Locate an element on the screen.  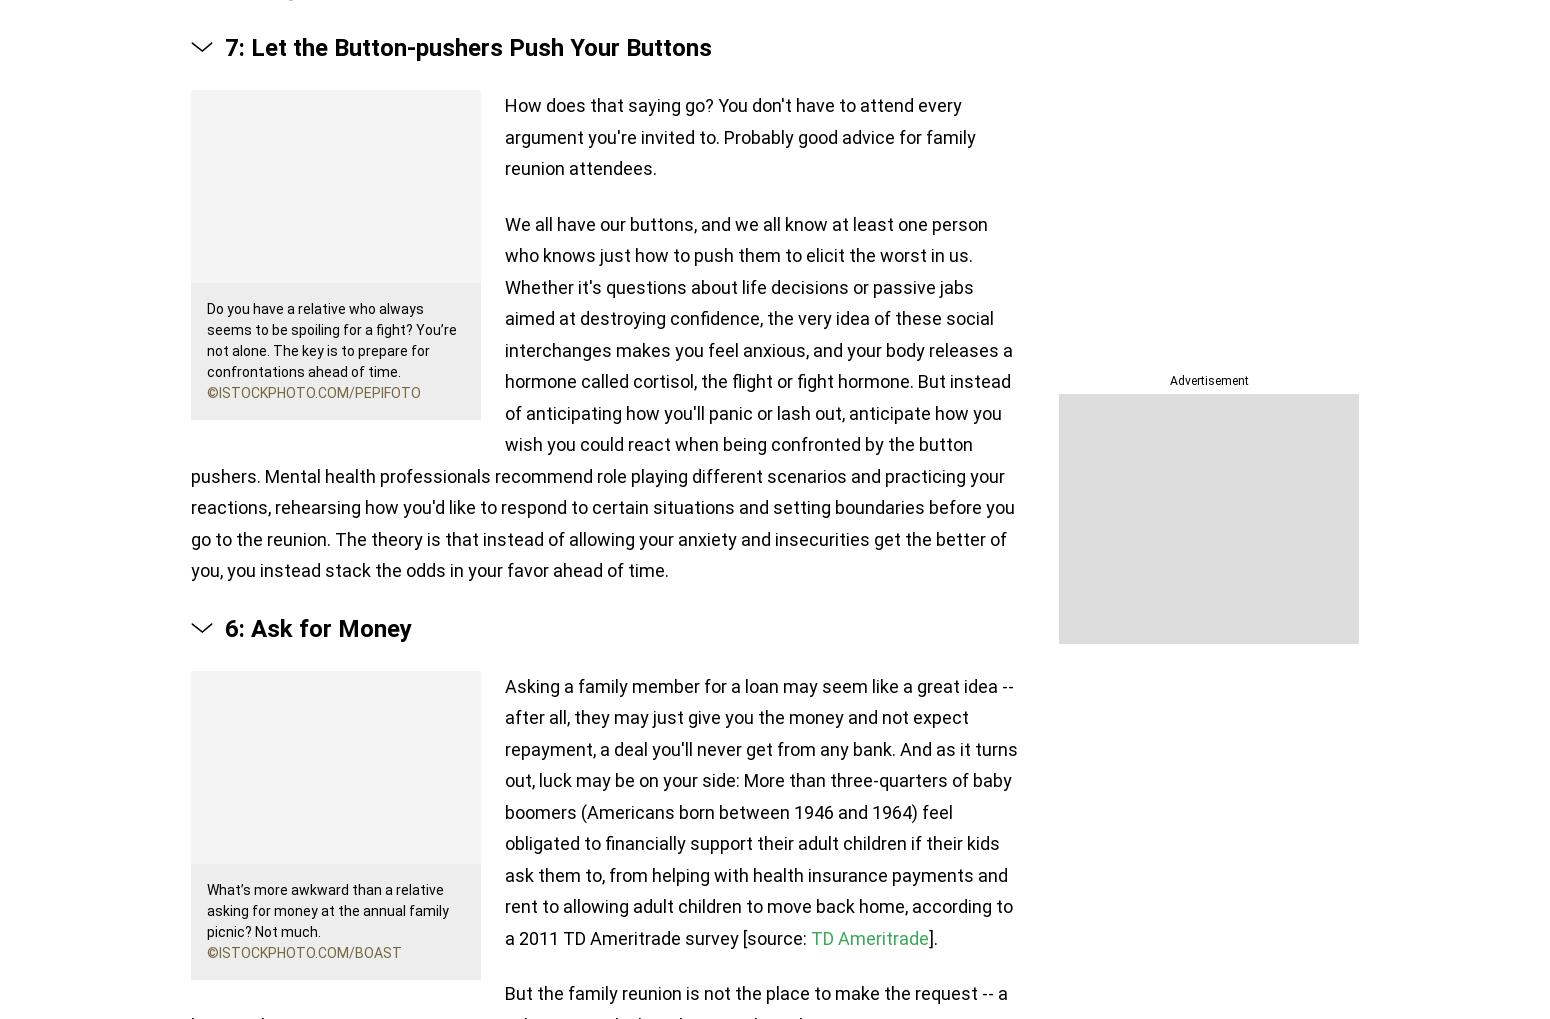
'©iStockphoto.com/Boast' is located at coordinates (304, 950).